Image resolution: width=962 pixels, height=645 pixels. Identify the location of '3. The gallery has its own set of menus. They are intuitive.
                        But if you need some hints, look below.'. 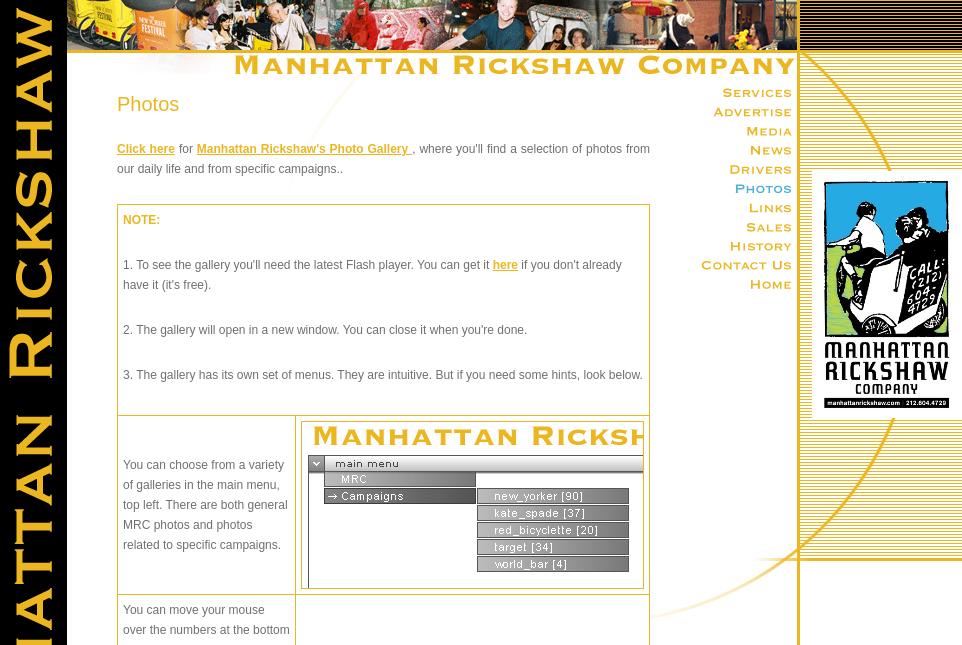
(382, 375).